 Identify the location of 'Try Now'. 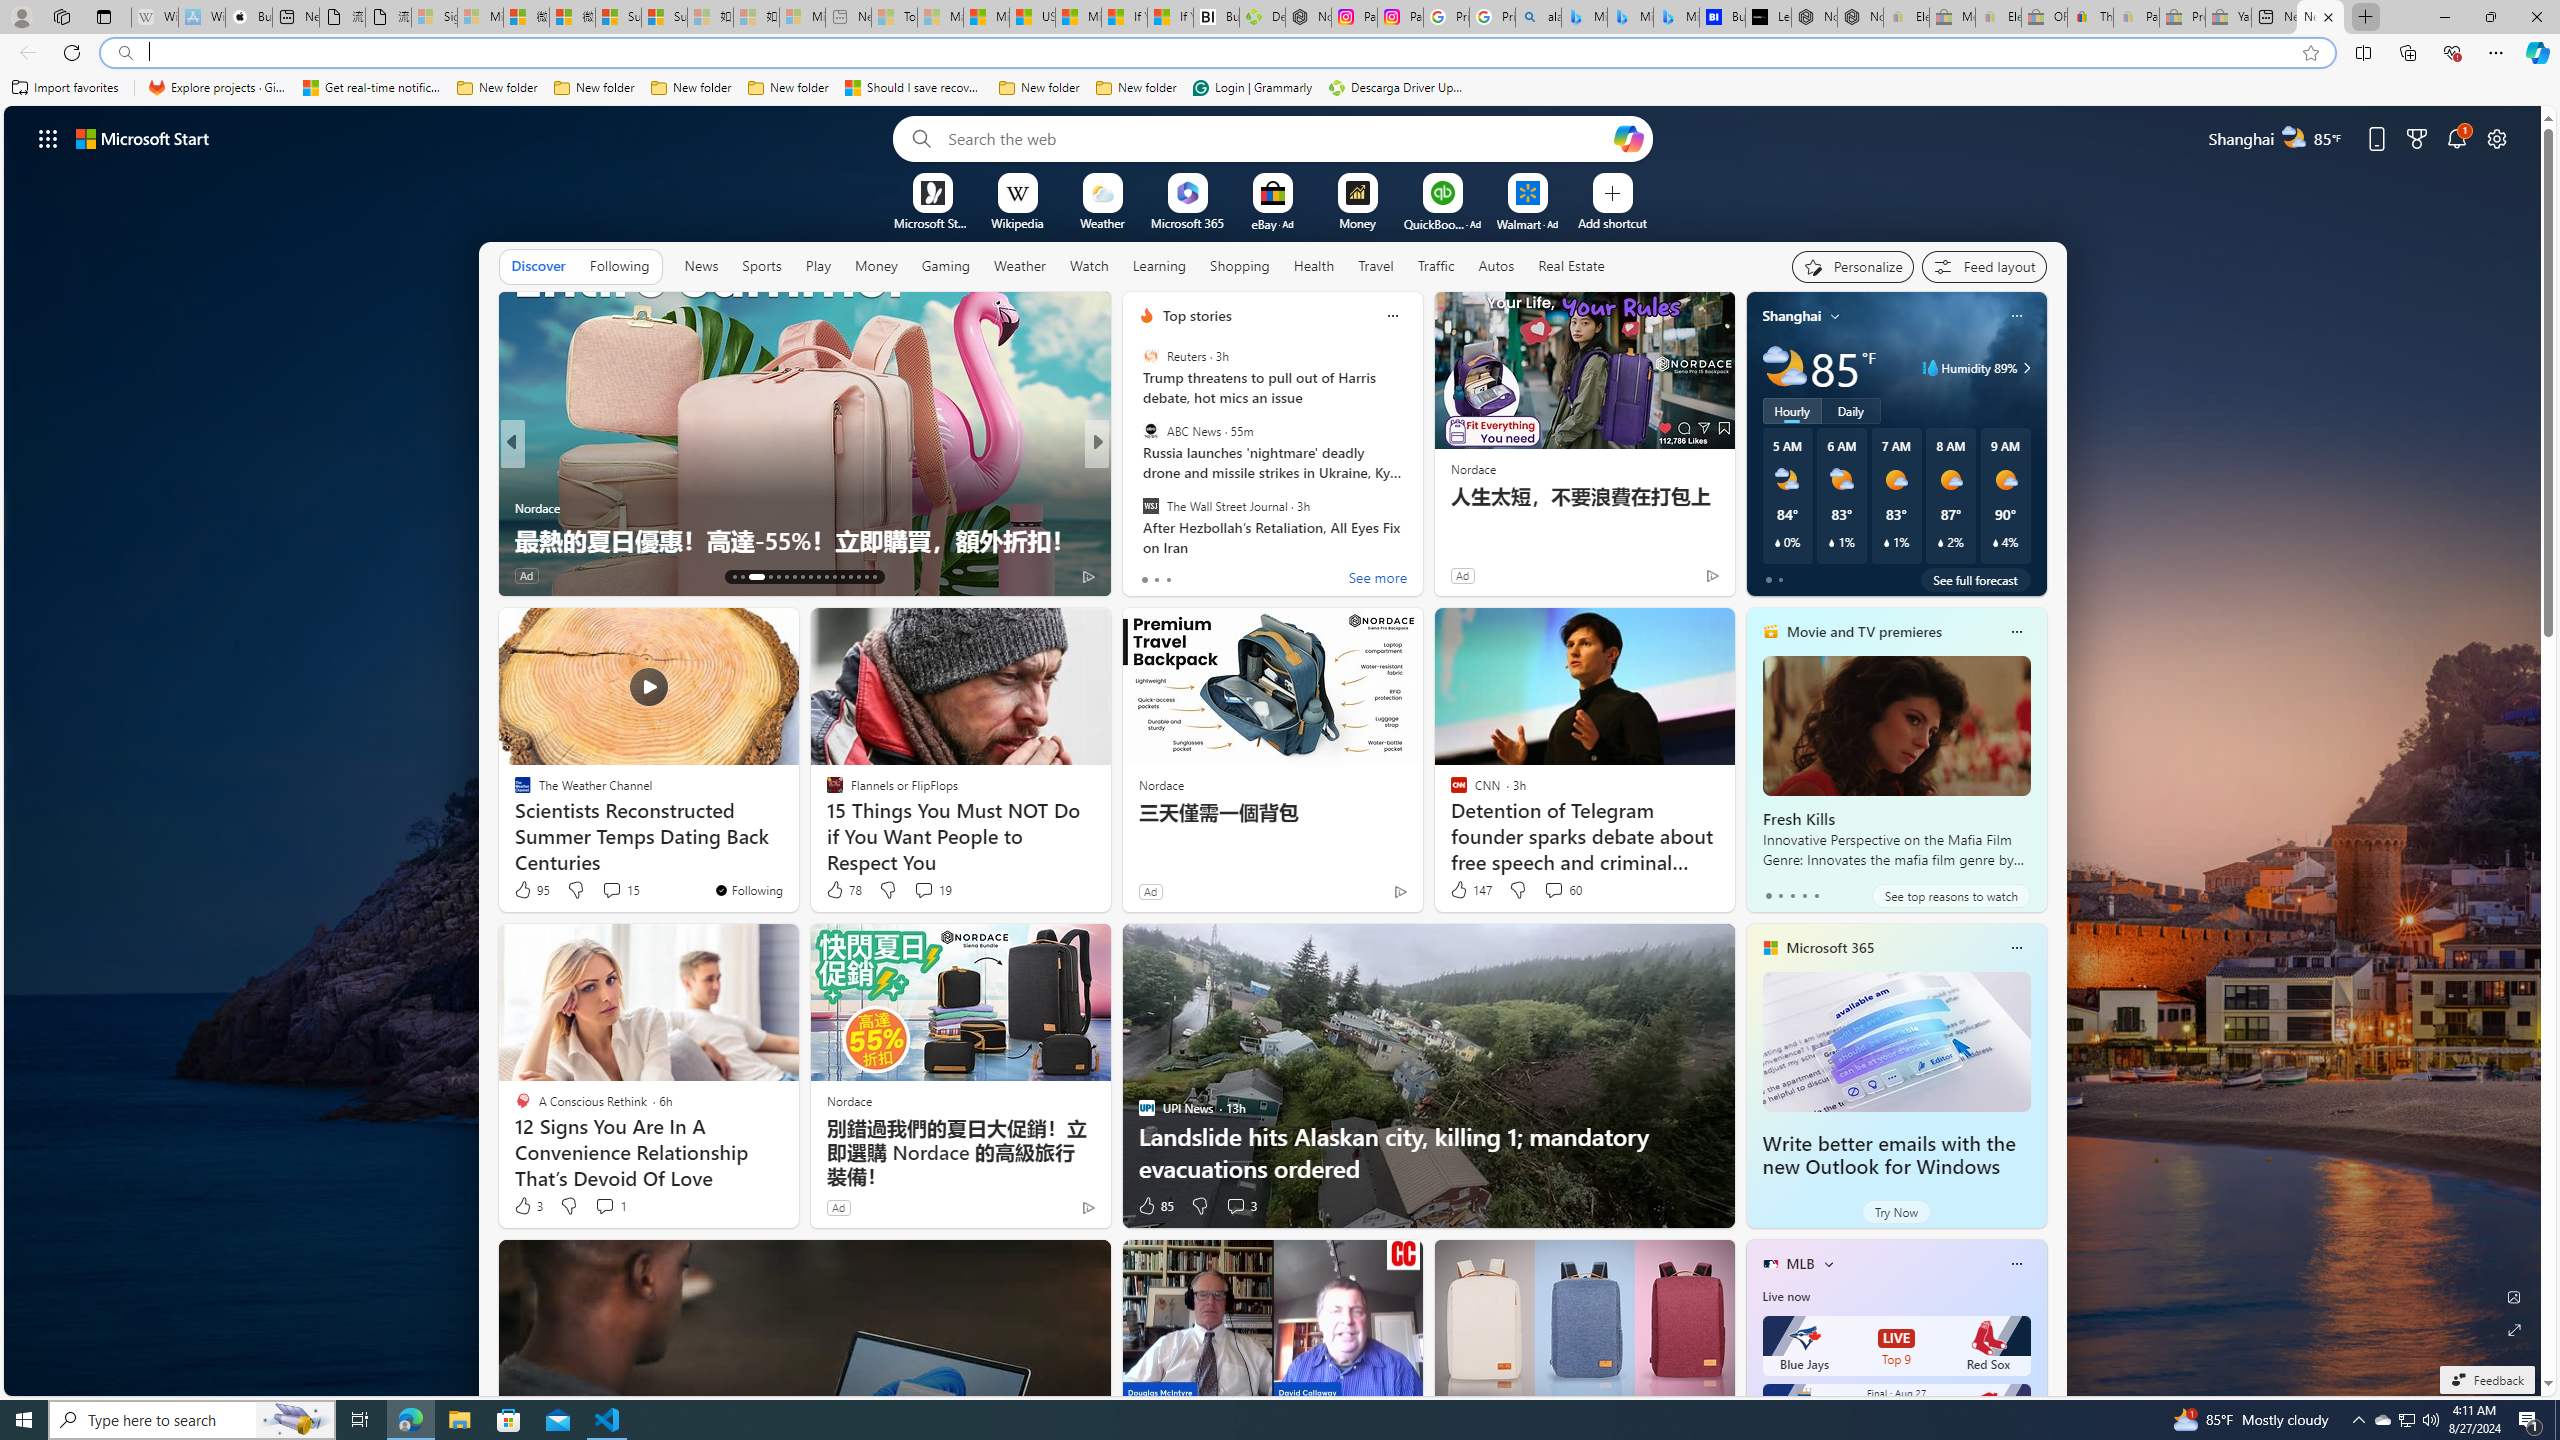
(1895, 1210).